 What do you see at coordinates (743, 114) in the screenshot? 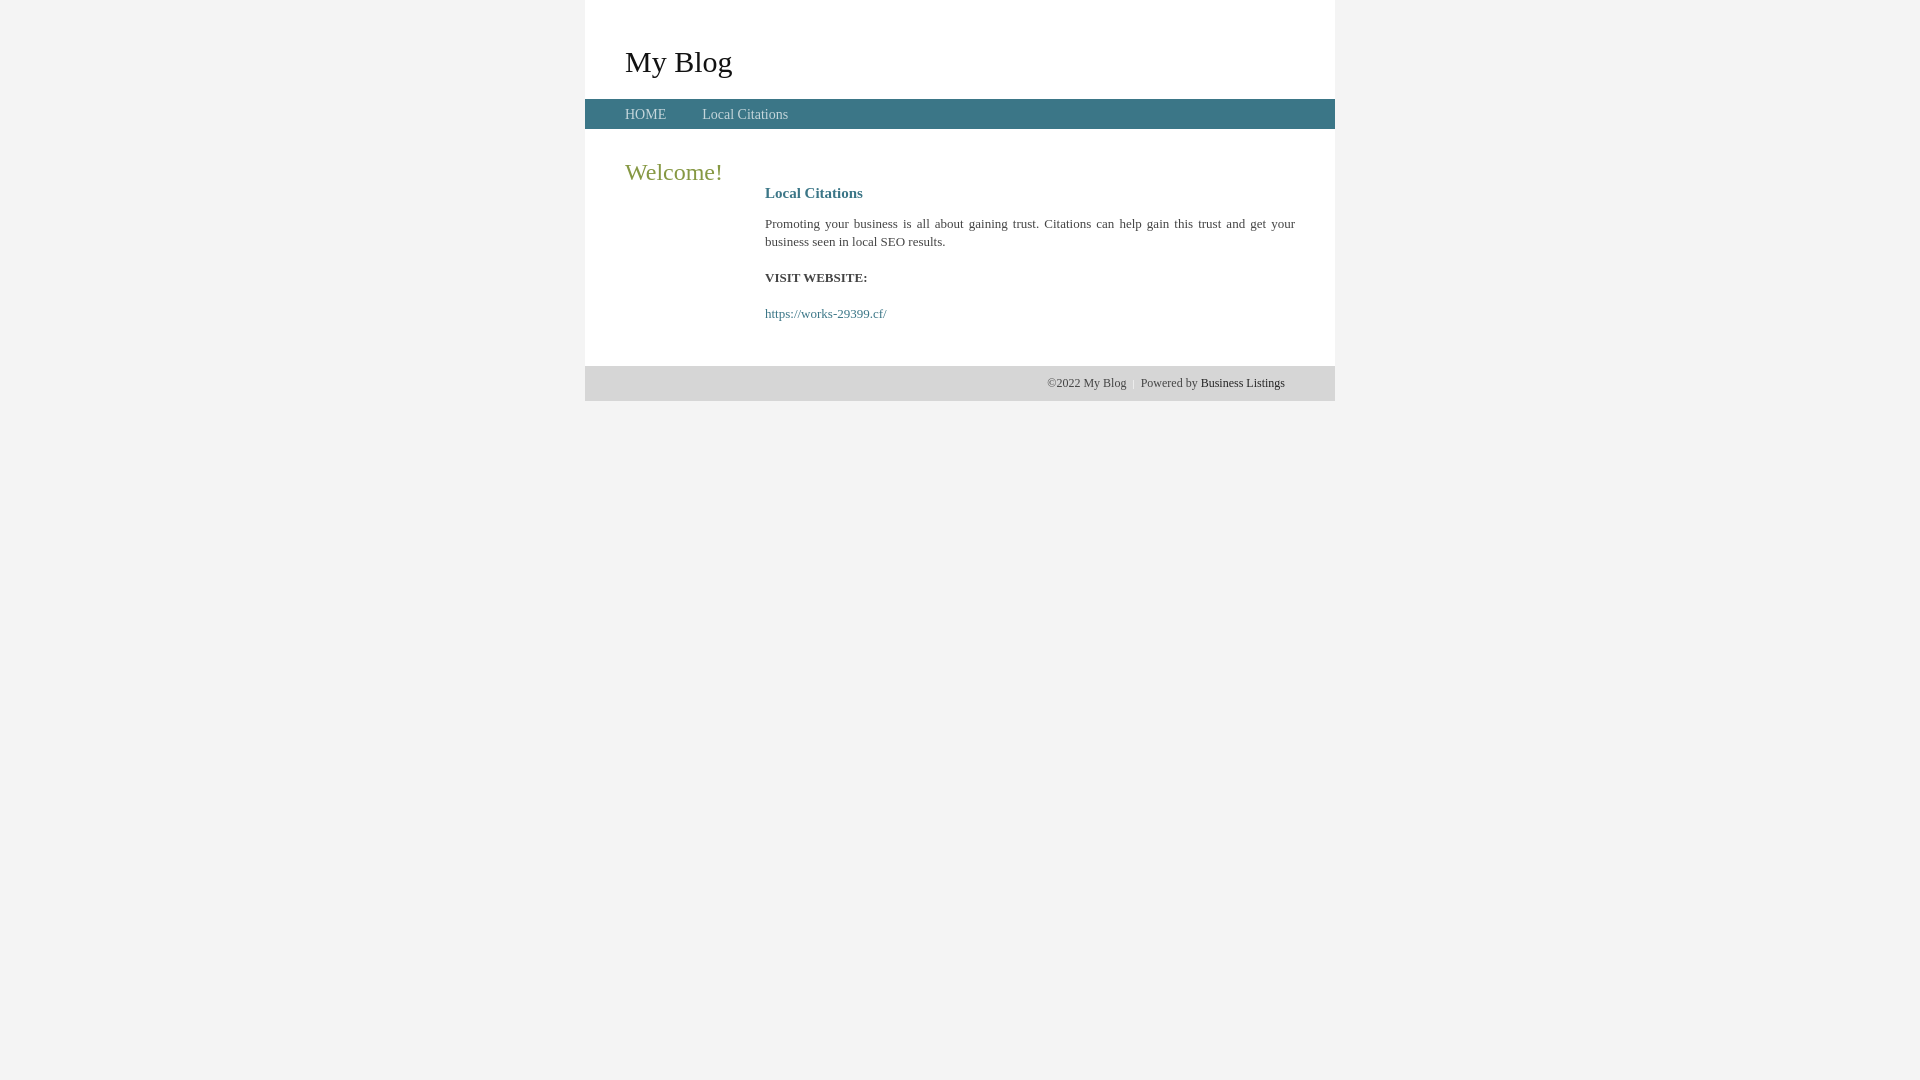
I see `'Local Citations'` at bounding box center [743, 114].